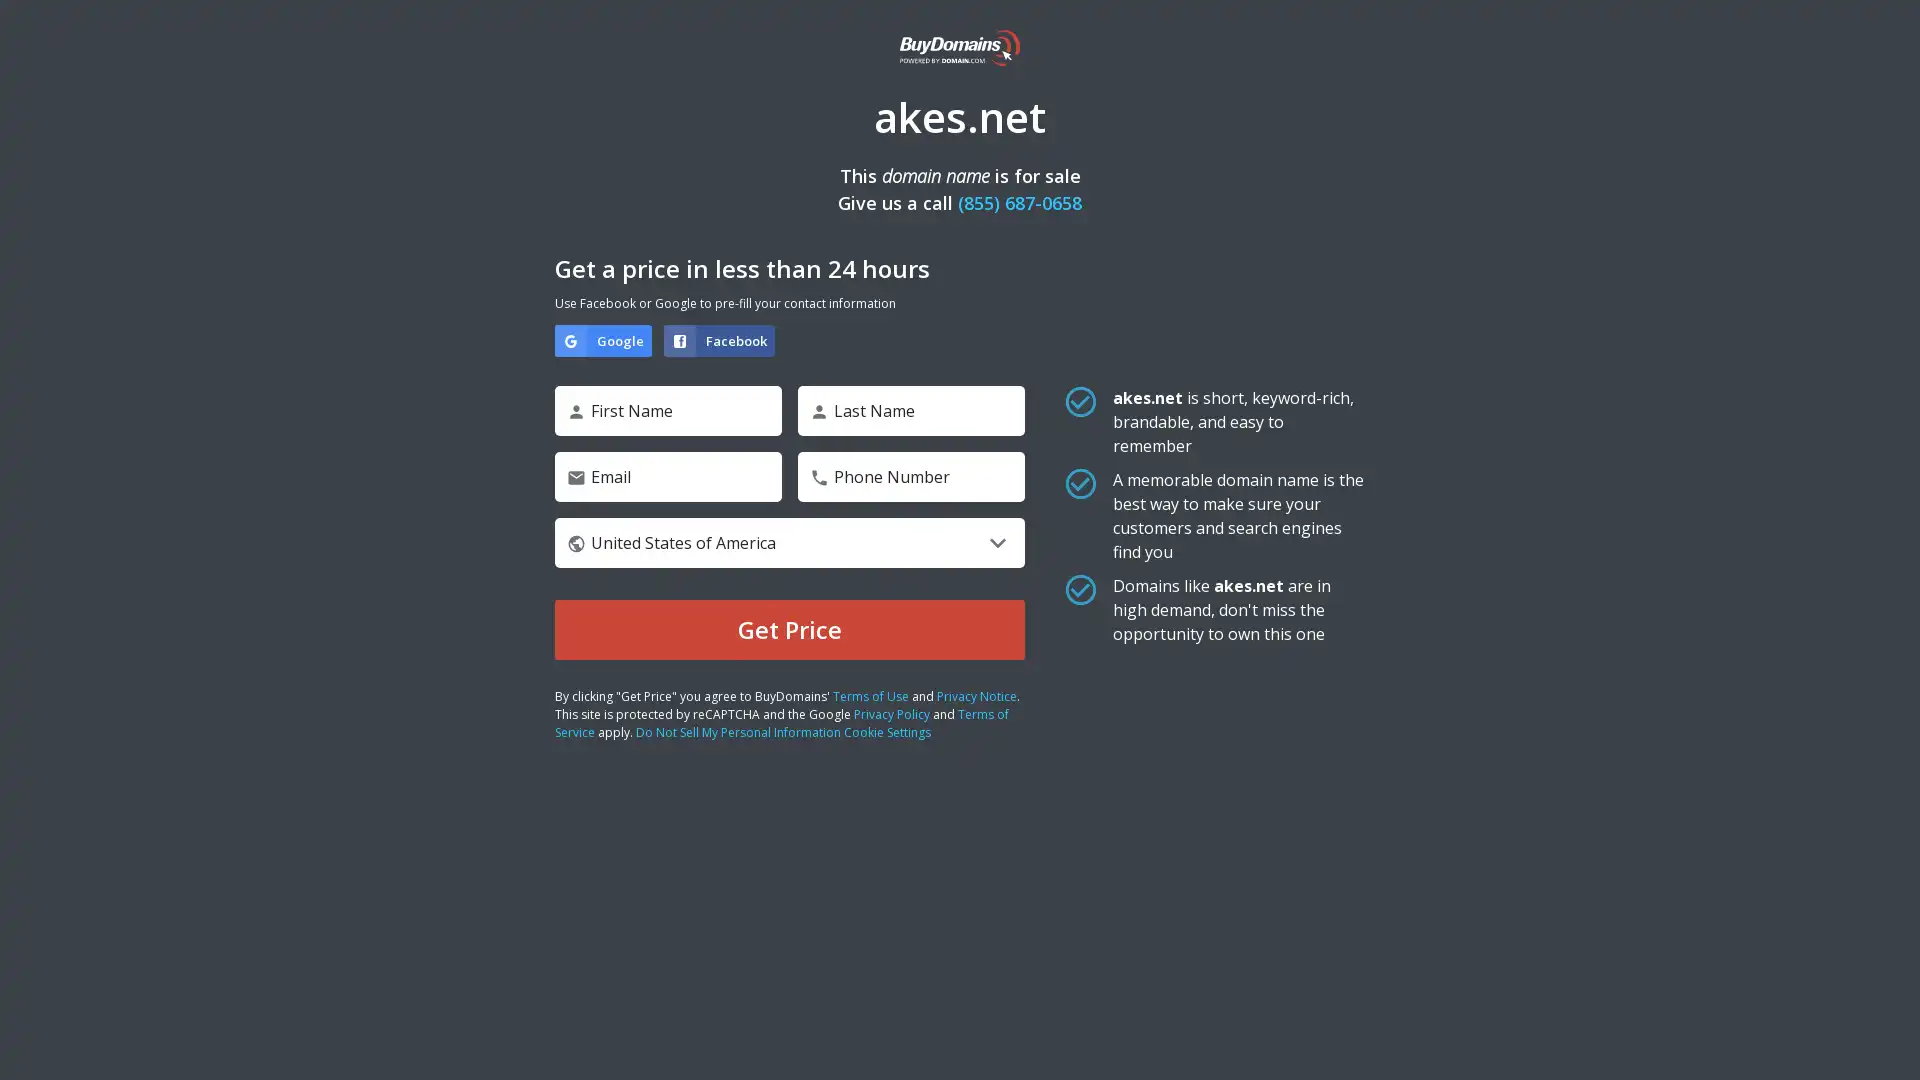  I want to click on Get Price, so click(789, 628).